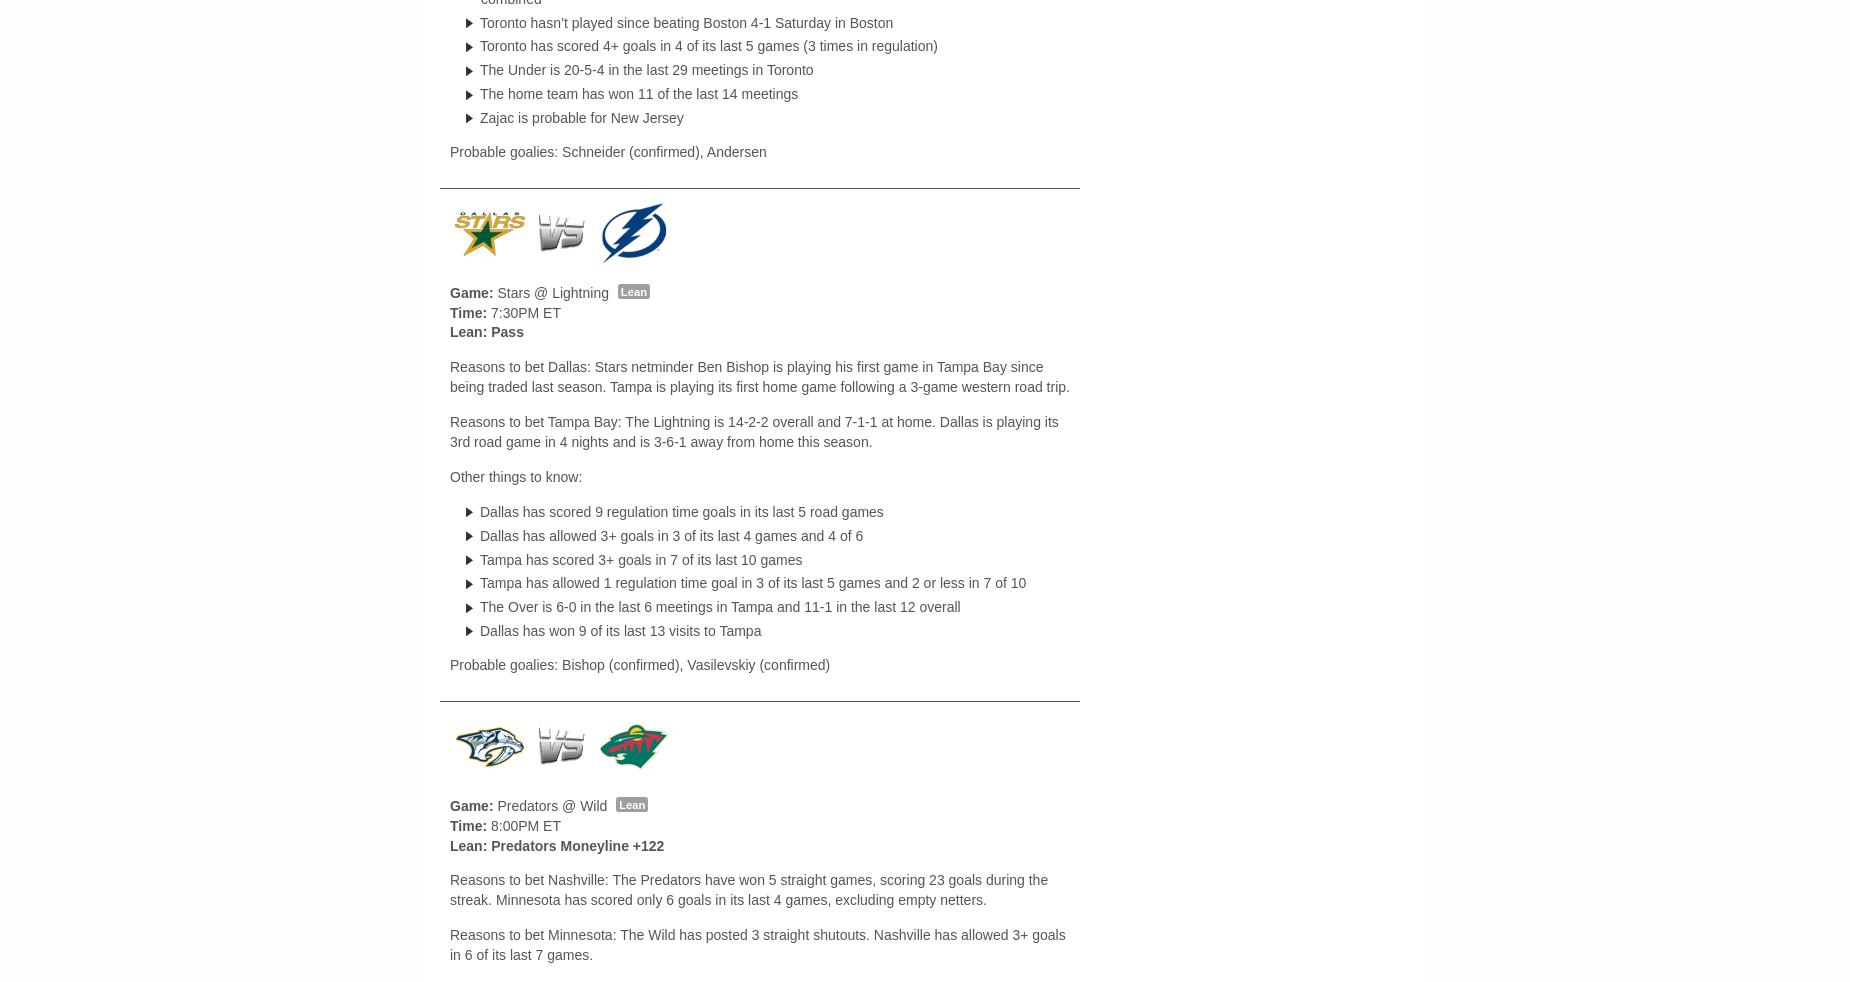  What do you see at coordinates (749, 889) in the screenshot?
I see `'Reasons to bet Nashville: The Predators have won 5 straight games, scoring 23 goals during the streak. Minnesota has scored only 6 goals in its last 4 games, excluding empty netters.'` at bounding box center [749, 889].